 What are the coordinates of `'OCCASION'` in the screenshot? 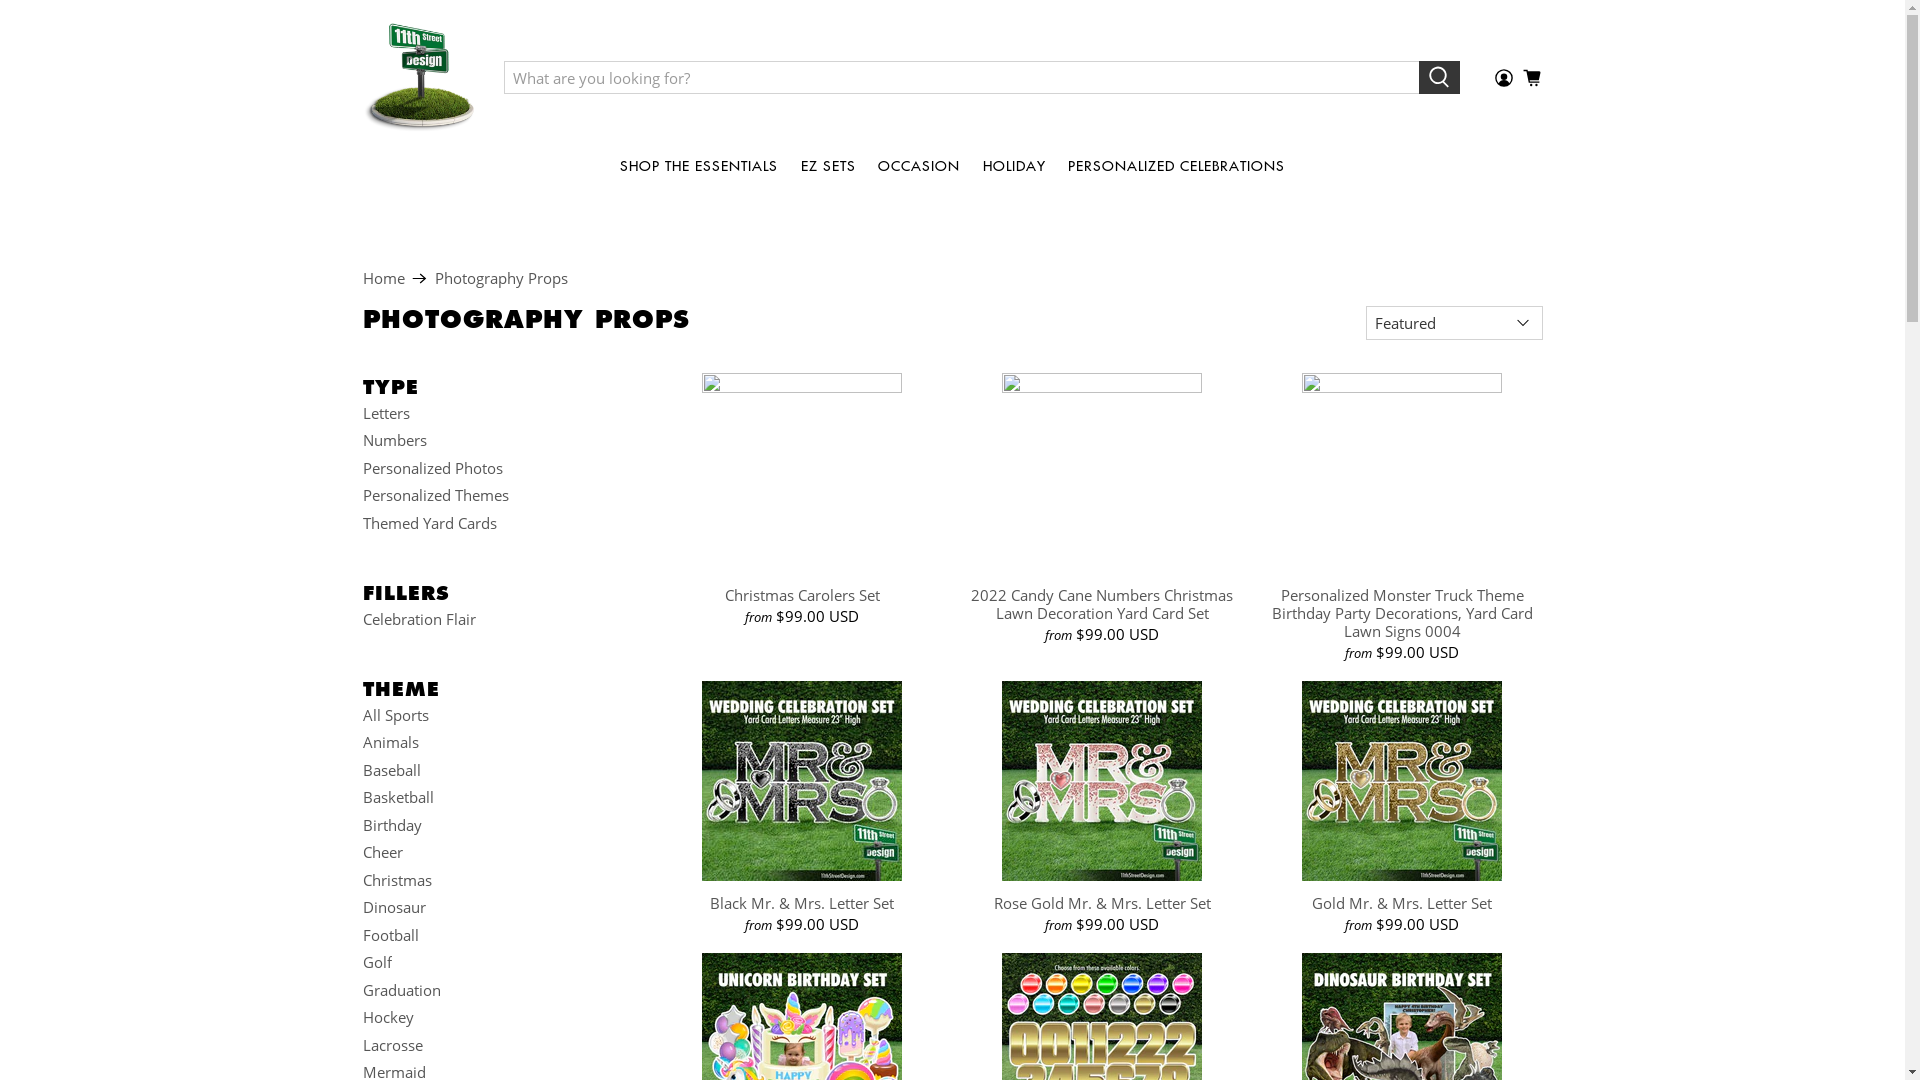 It's located at (918, 164).